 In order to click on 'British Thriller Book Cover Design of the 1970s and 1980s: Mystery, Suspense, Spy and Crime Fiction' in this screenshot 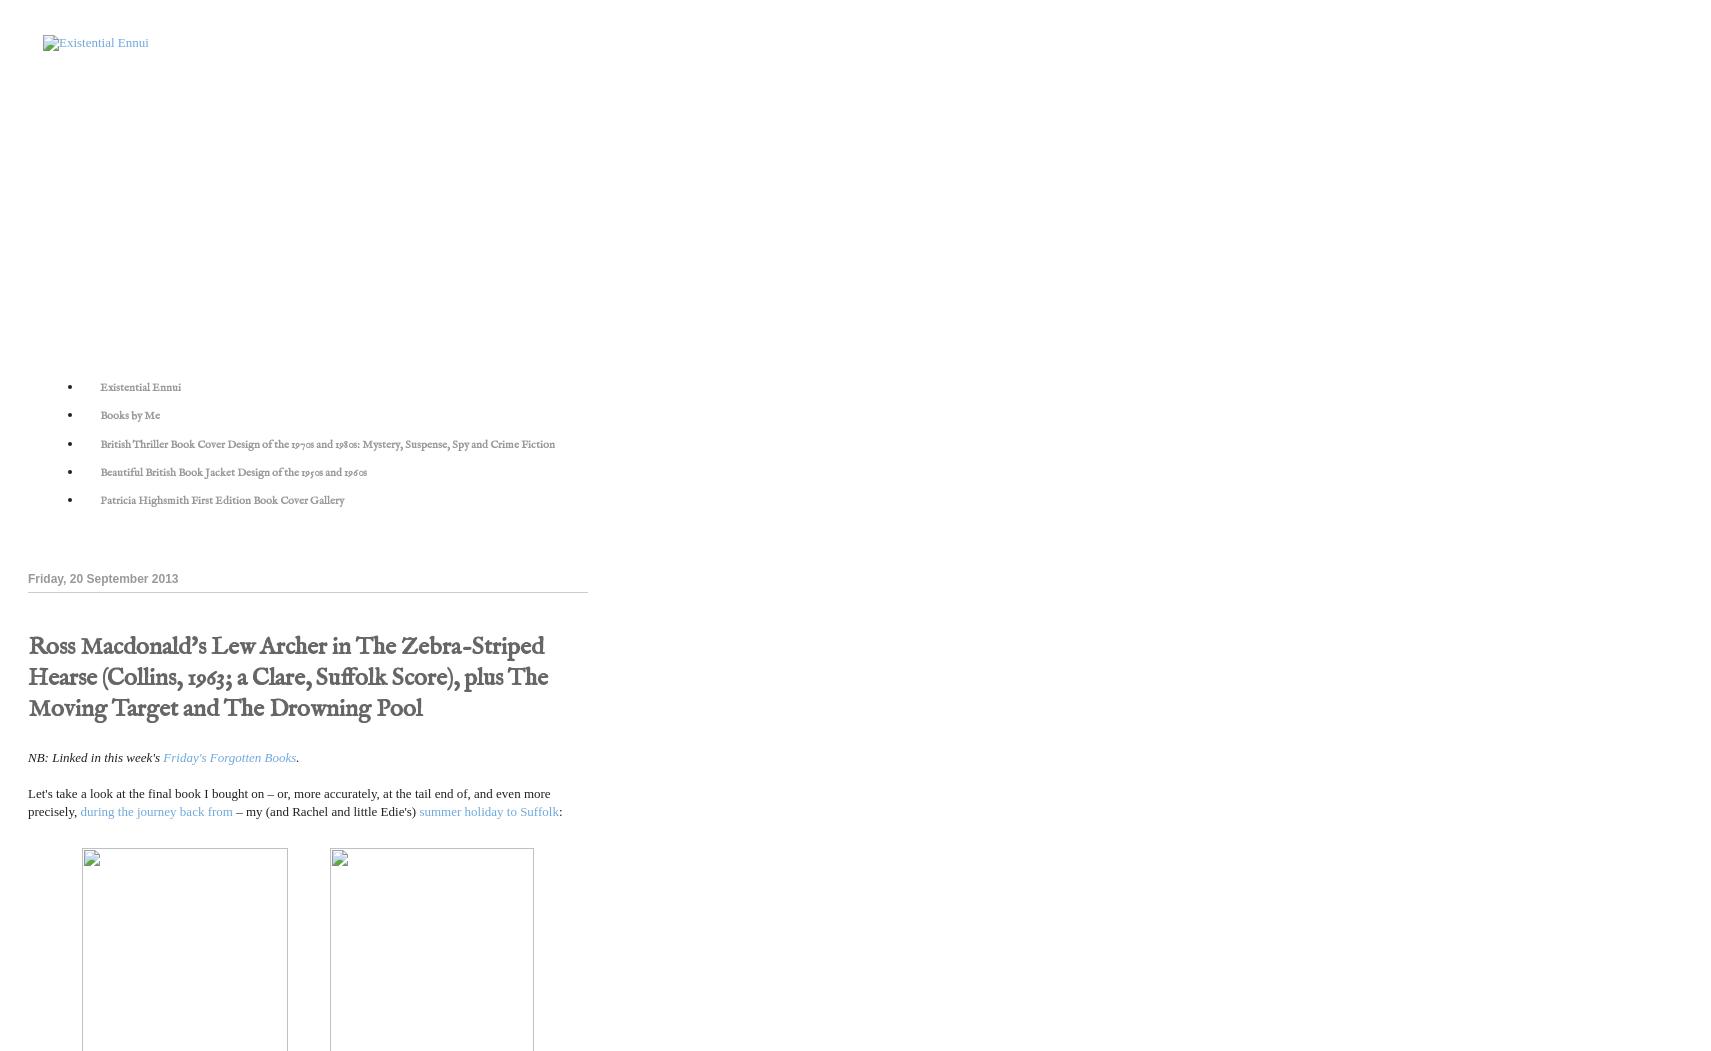, I will do `click(326, 444)`.